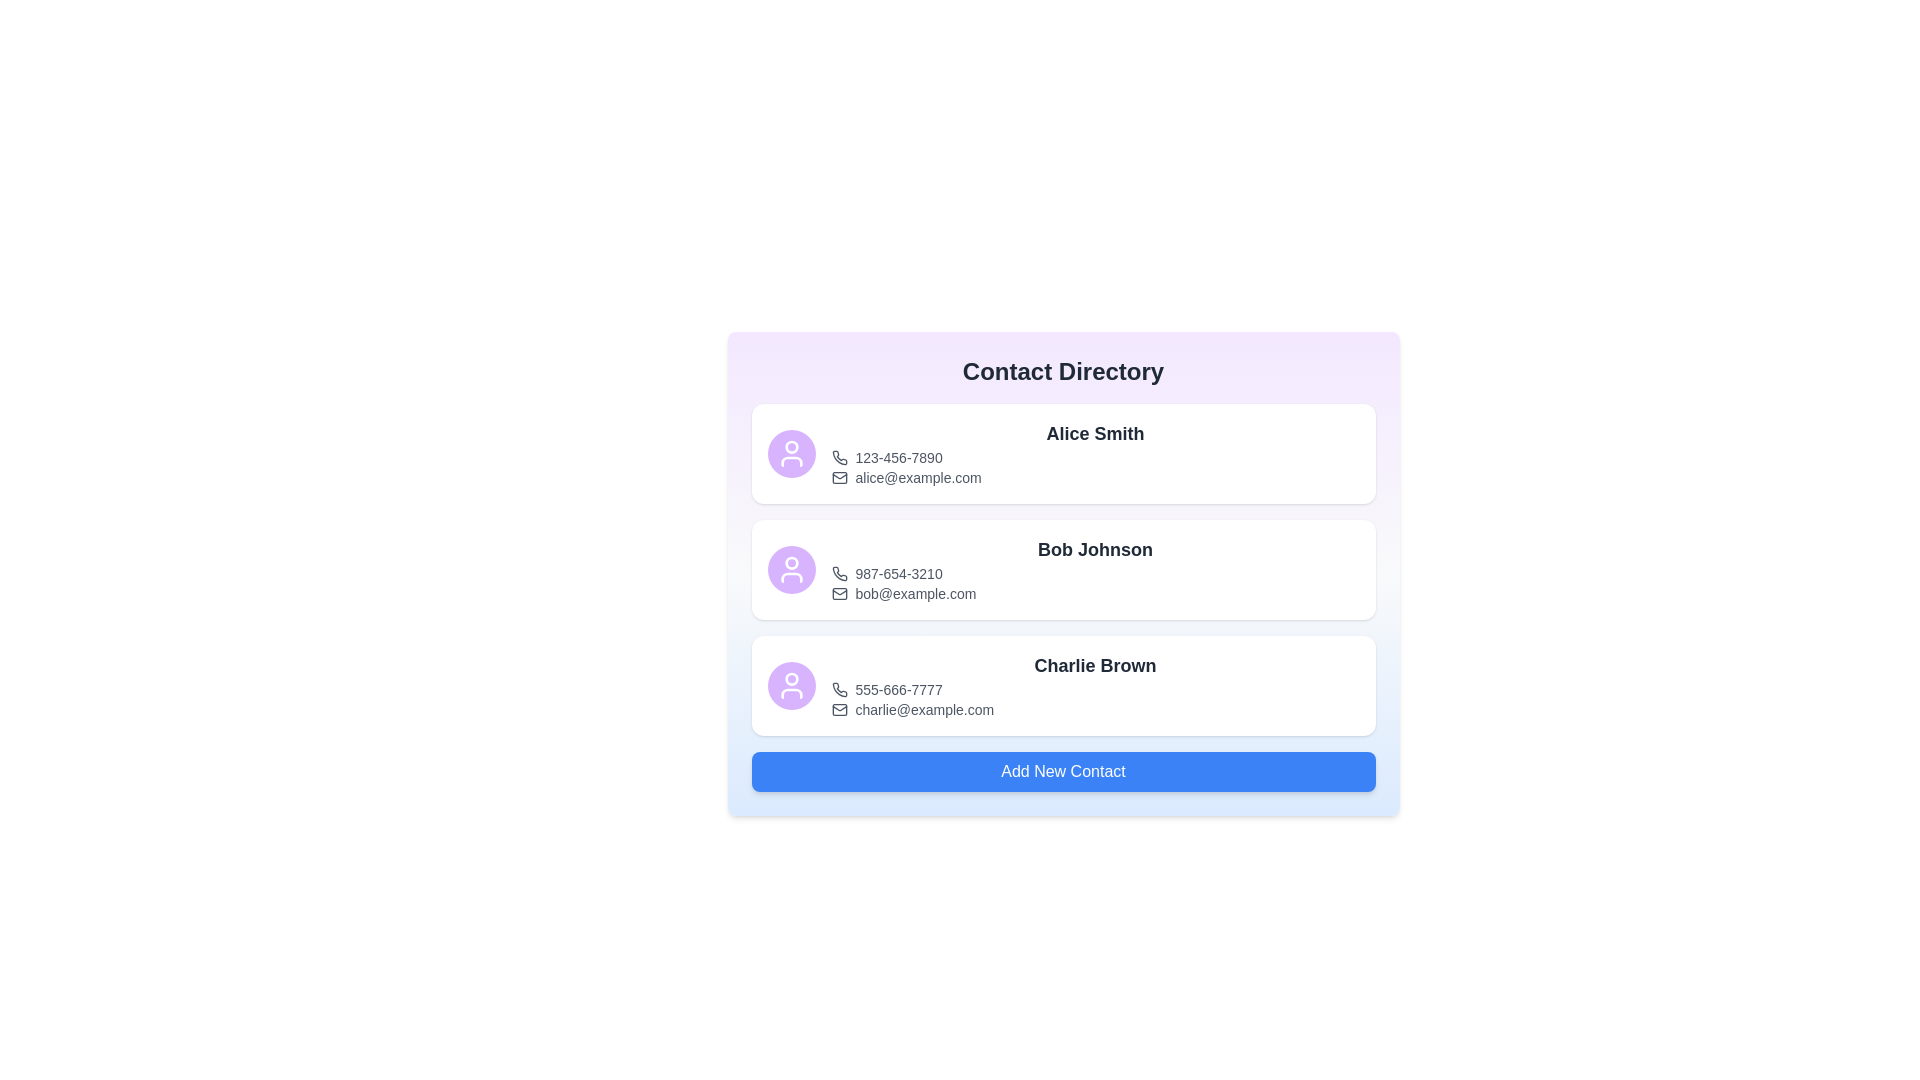 This screenshot has height=1080, width=1920. Describe the element at coordinates (1062, 685) in the screenshot. I see `the contact entry for Charlie Brown` at that location.